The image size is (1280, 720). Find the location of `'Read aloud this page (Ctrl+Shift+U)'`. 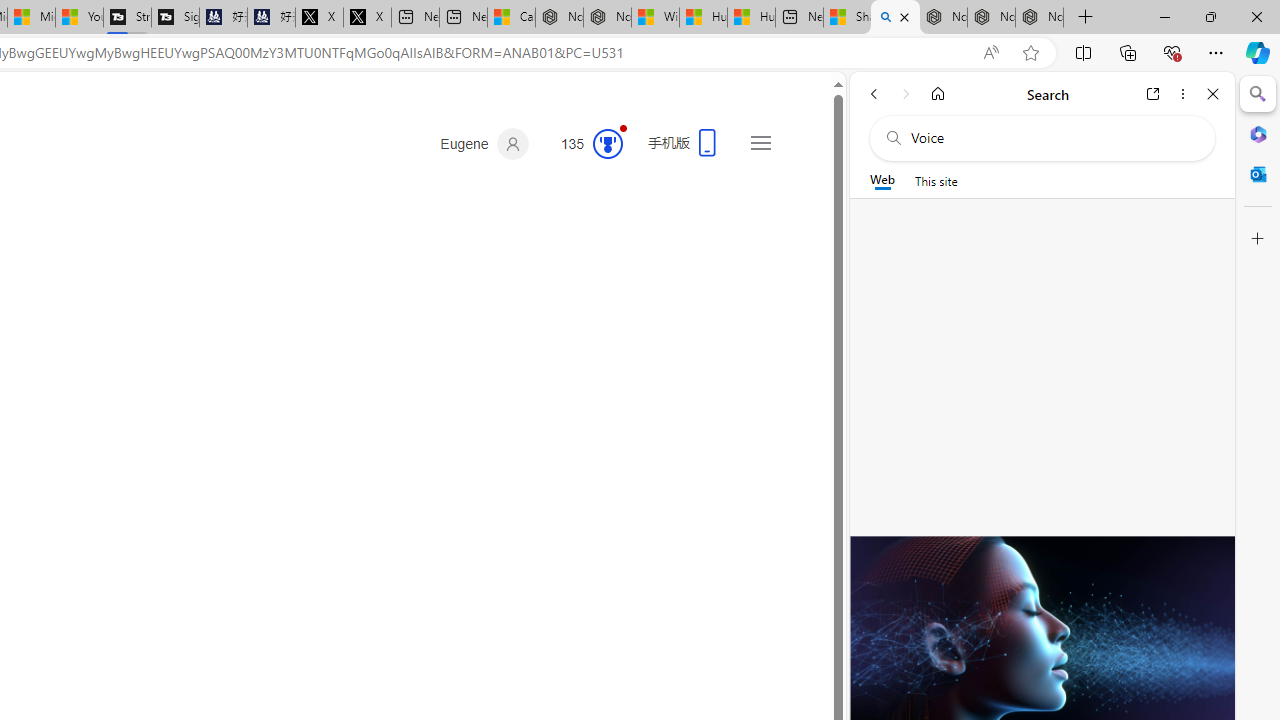

'Read aloud this page (Ctrl+Shift+U)' is located at coordinates (991, 52).